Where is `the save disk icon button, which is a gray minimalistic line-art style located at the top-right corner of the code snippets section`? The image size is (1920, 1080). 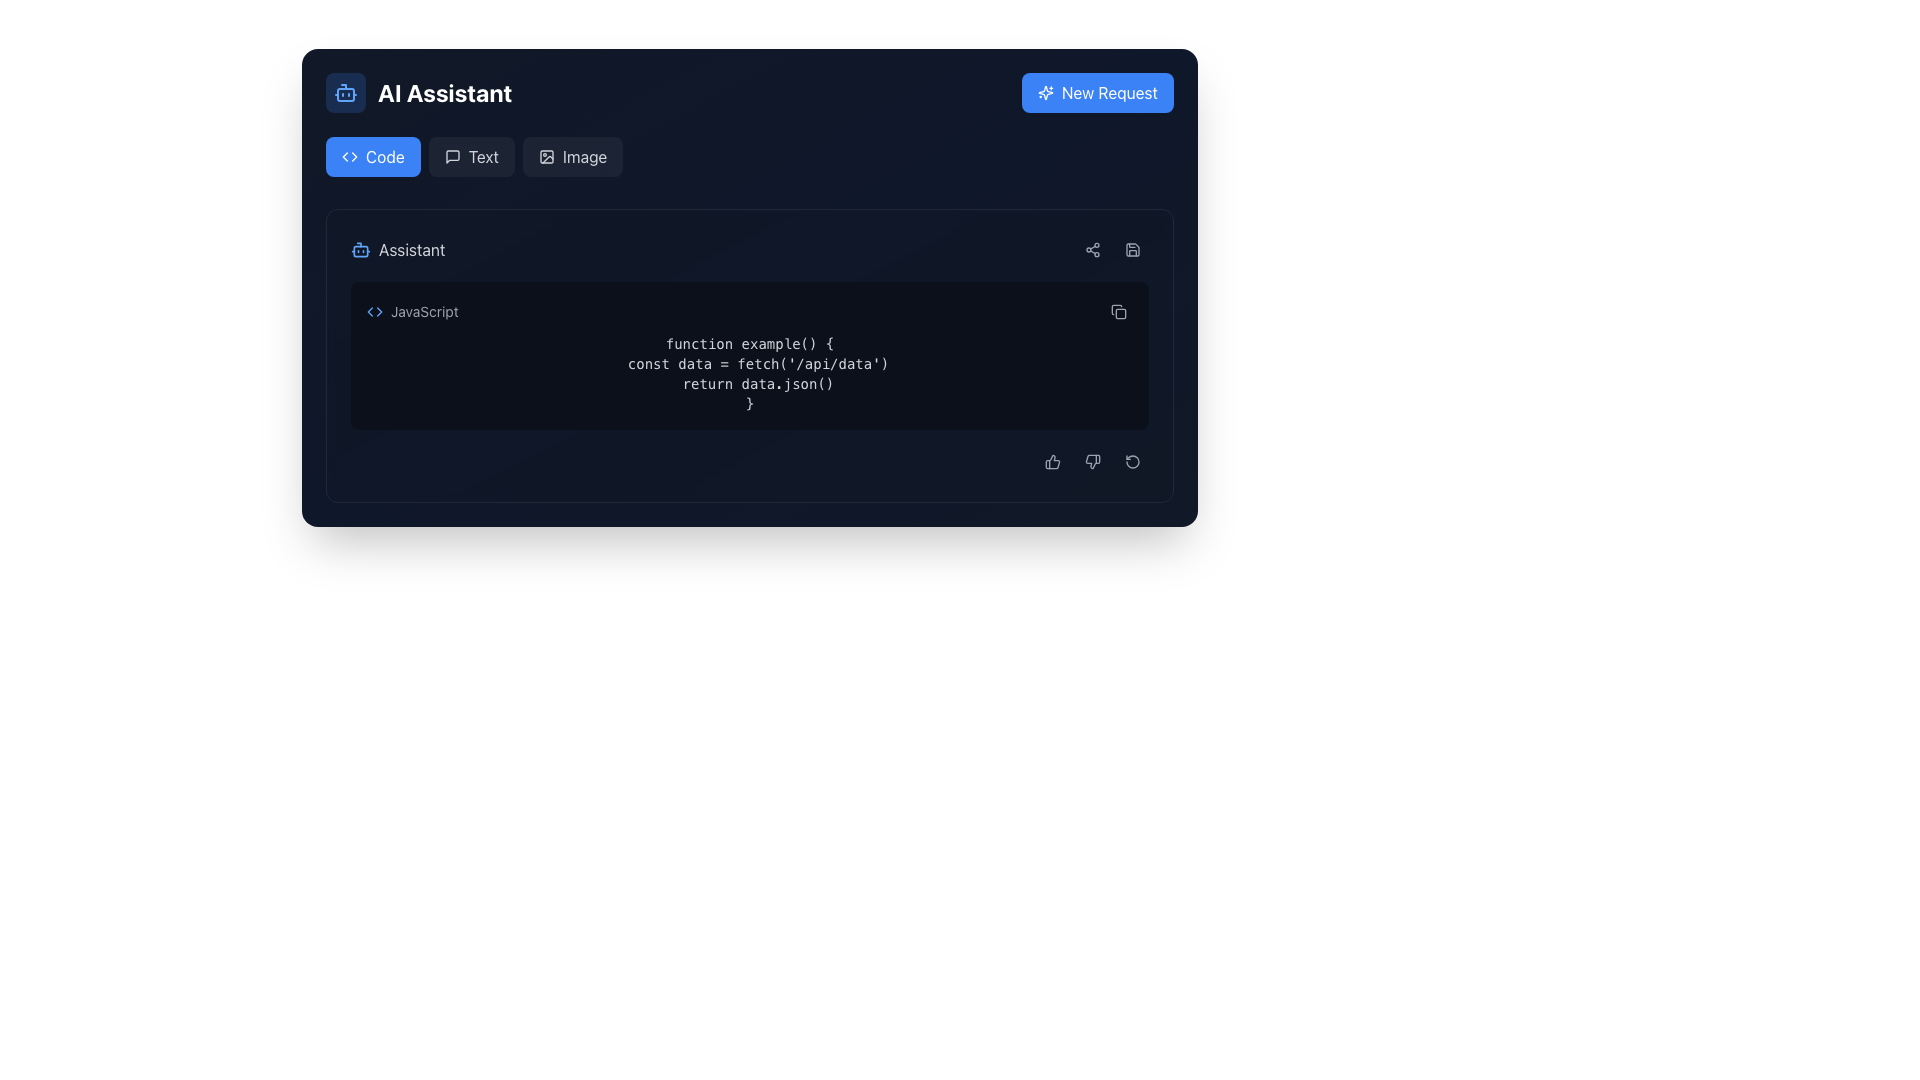
the save disk icon button, which is a gray minimalistic line-art style located at the top-right corner of the code snippets section is located at coordinates (1132, 249).